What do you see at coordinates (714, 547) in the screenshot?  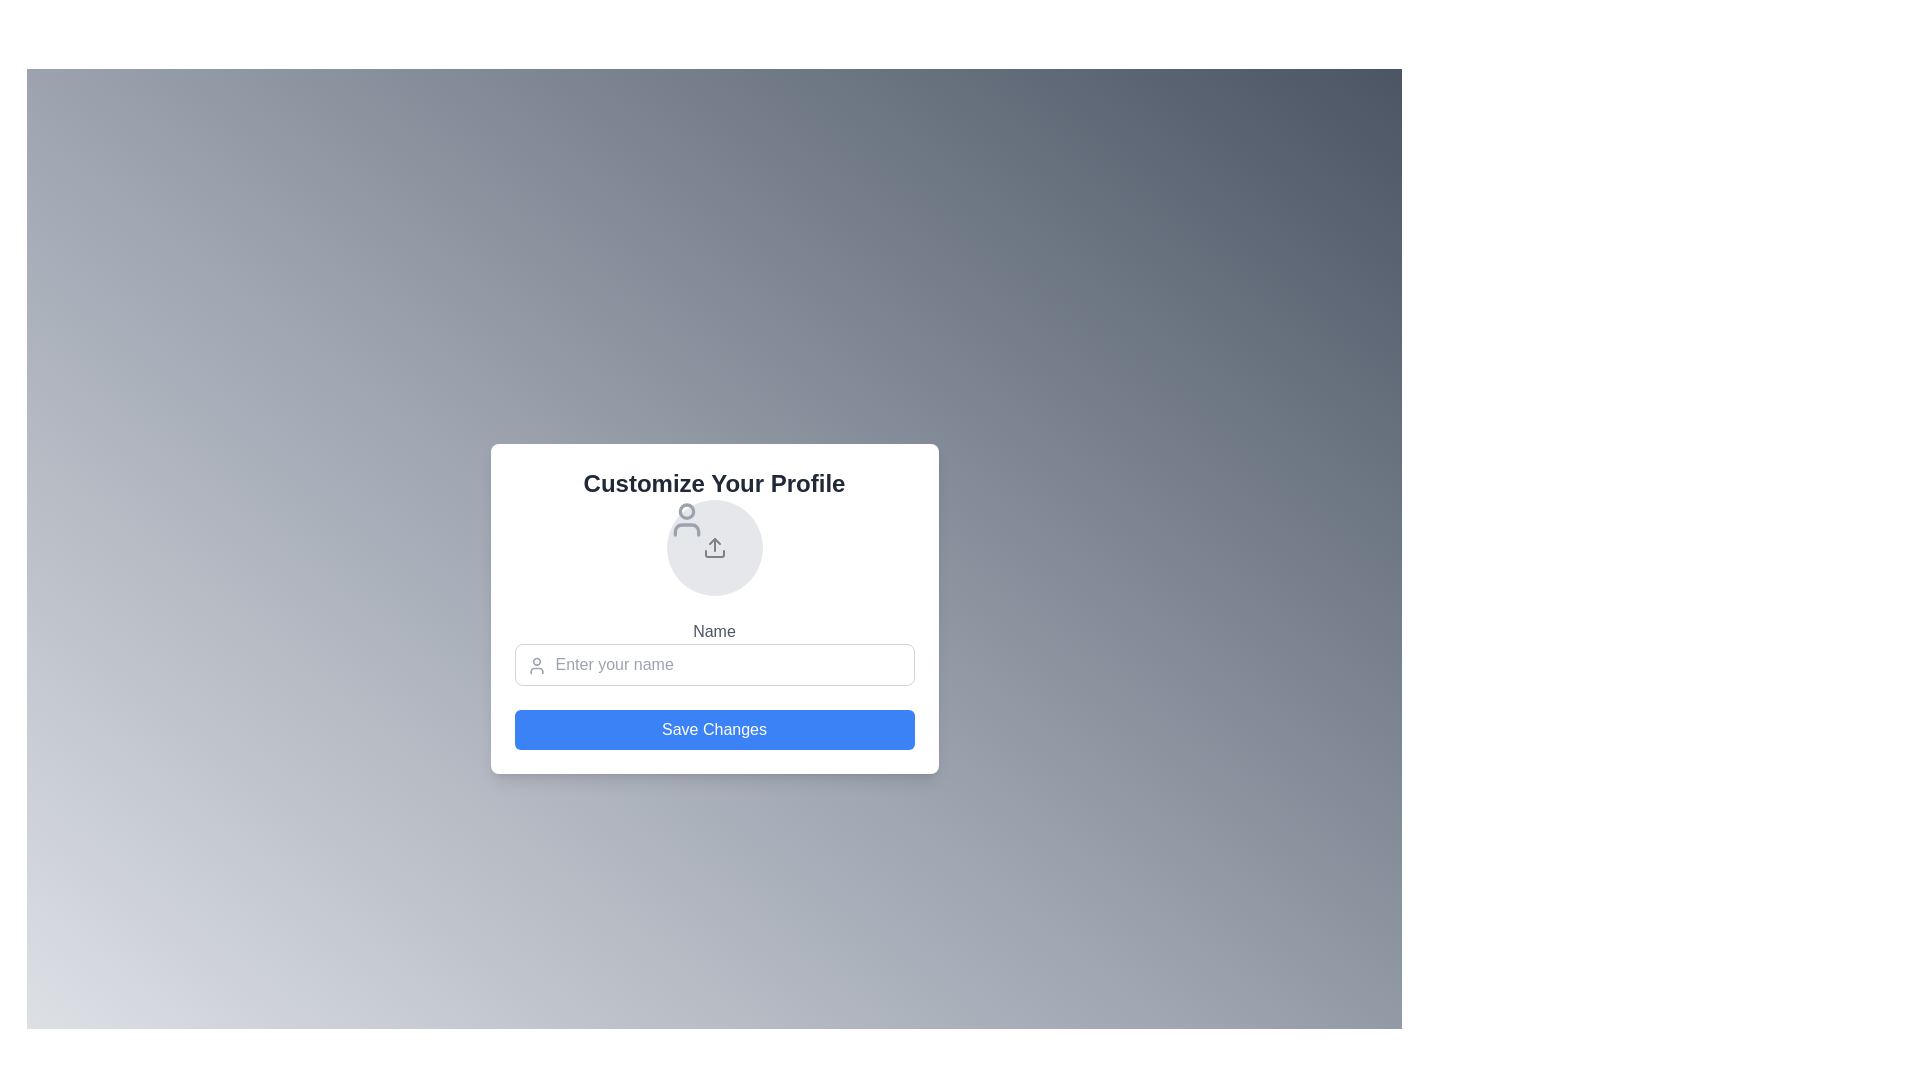 I see `the circular image upload placeholder icon in the modal, located beneath the title 'Customize Your Profile'` at bounding box center [714, 547].